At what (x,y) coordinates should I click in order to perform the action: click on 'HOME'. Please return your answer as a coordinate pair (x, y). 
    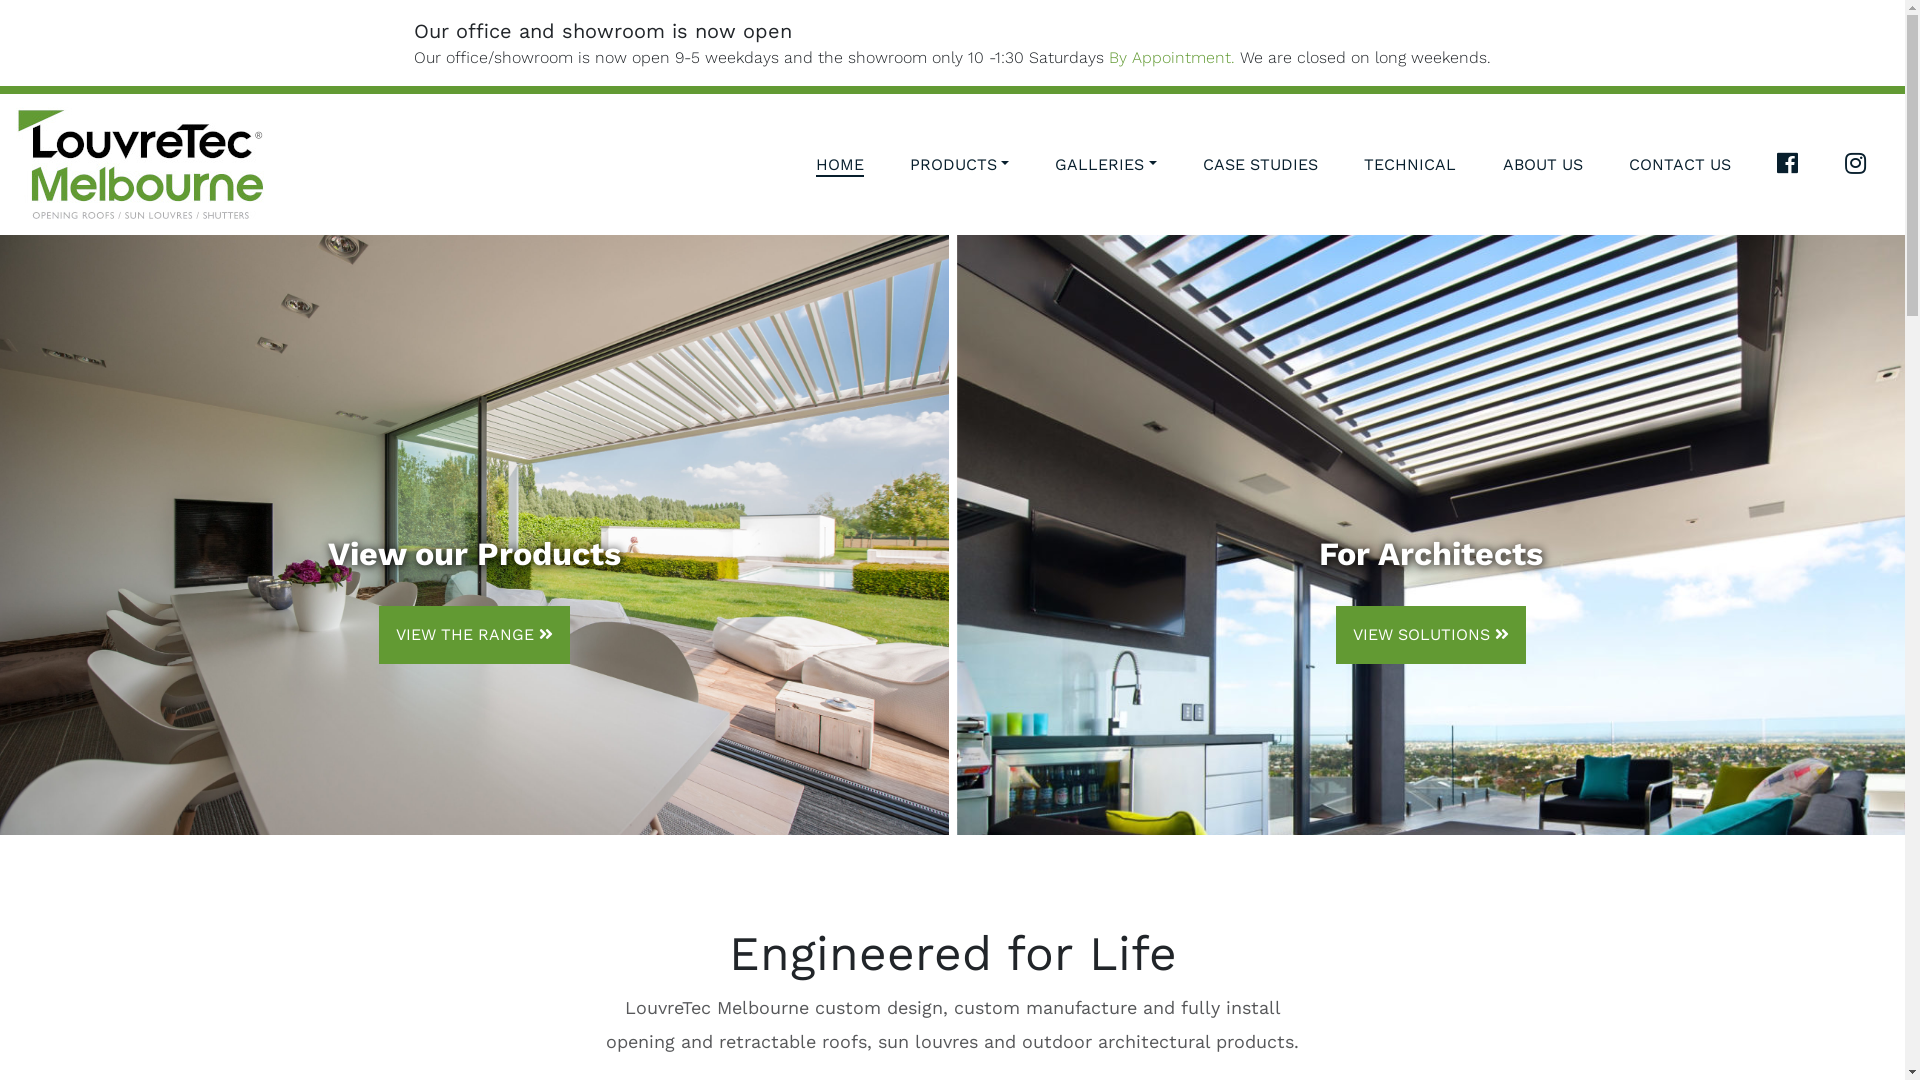
    Looking at the image, I should click on (840, 163).